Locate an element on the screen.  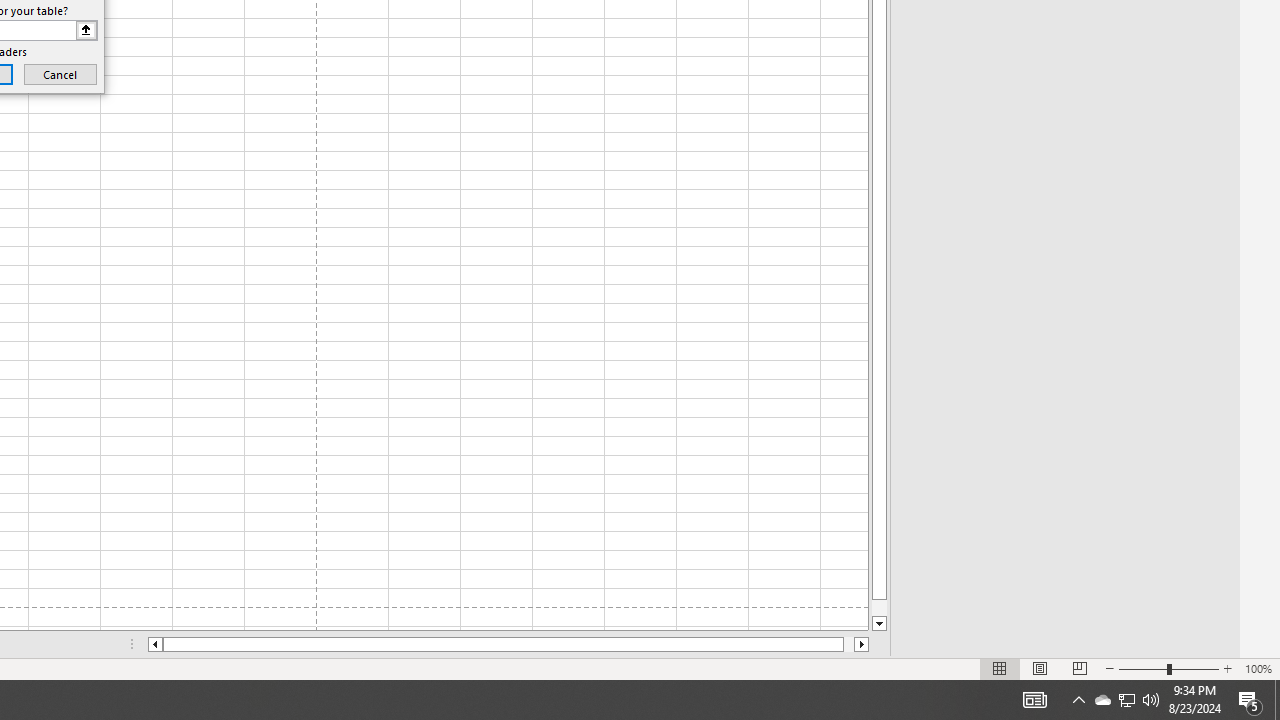
'Column right' is located at coordinates (862, 644).